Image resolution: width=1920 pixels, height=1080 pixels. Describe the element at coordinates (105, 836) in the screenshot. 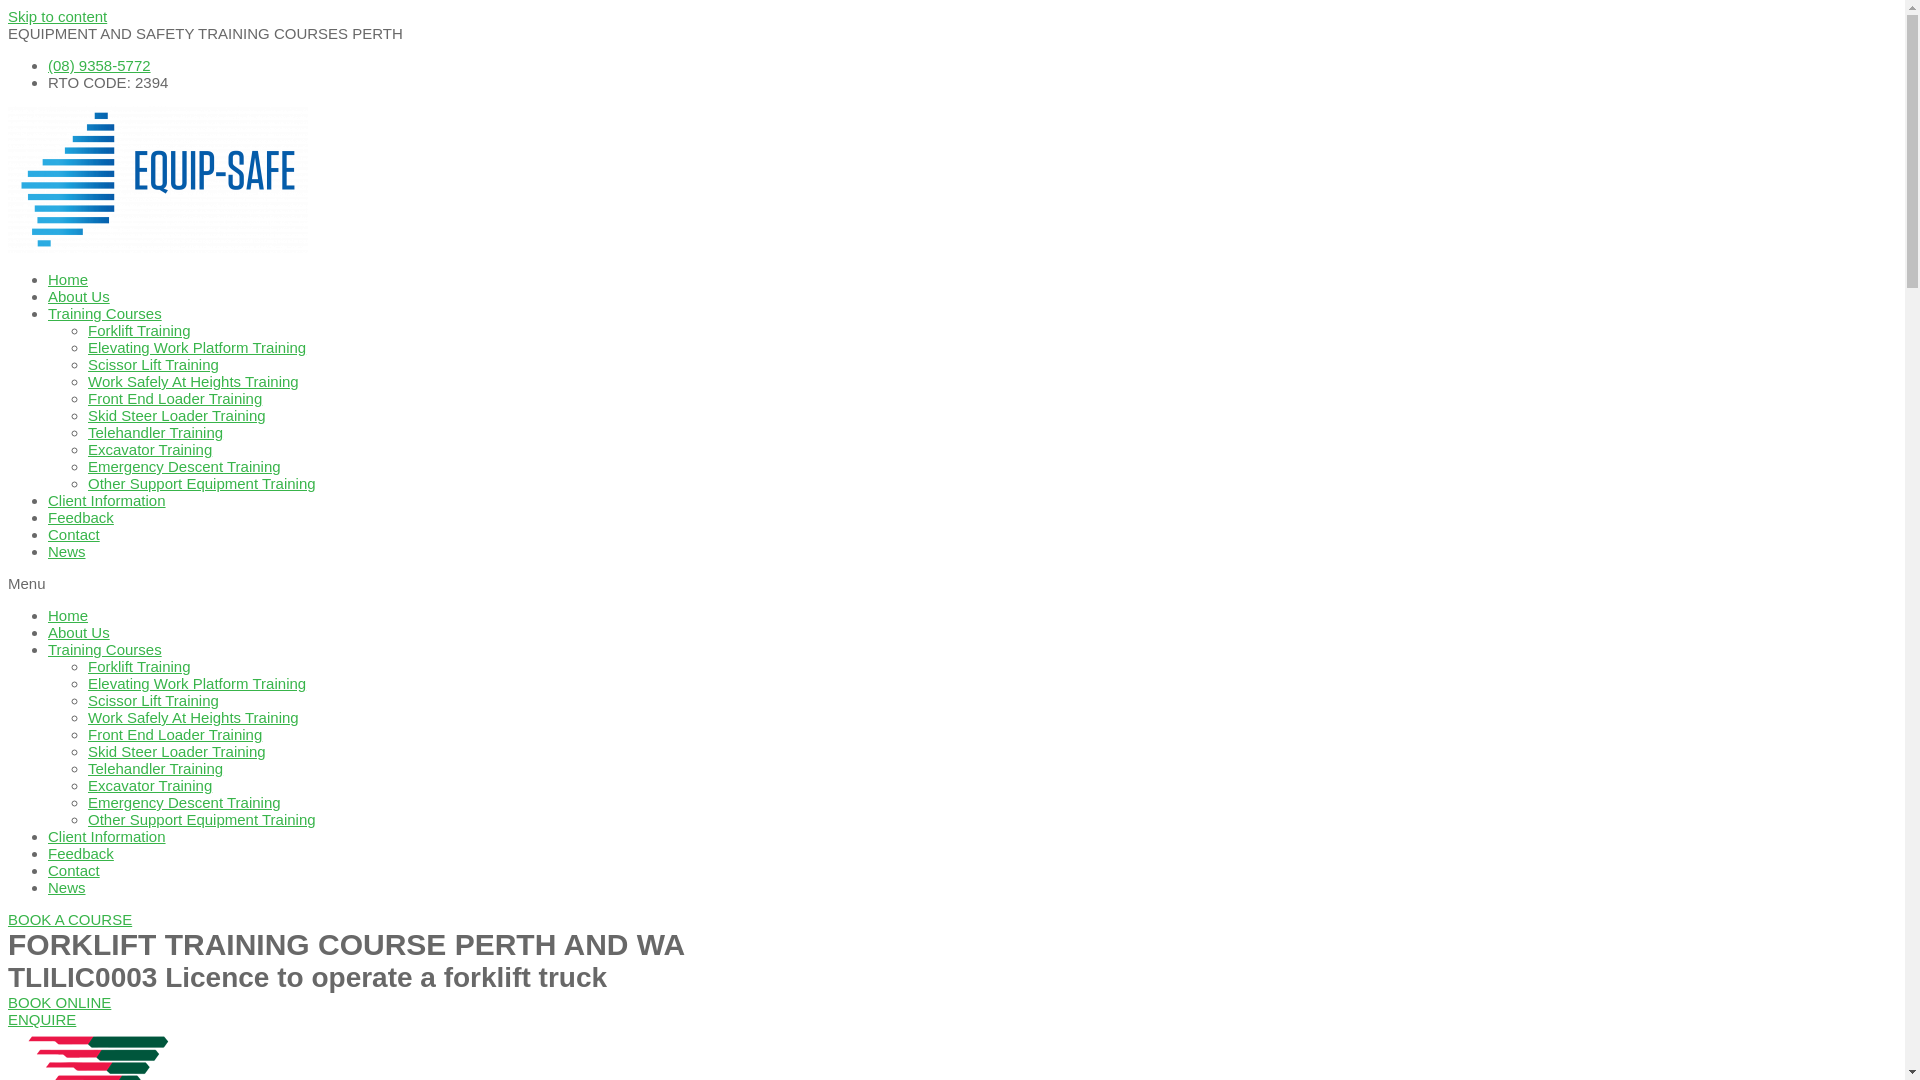

I see `'Client Information'` at that location.